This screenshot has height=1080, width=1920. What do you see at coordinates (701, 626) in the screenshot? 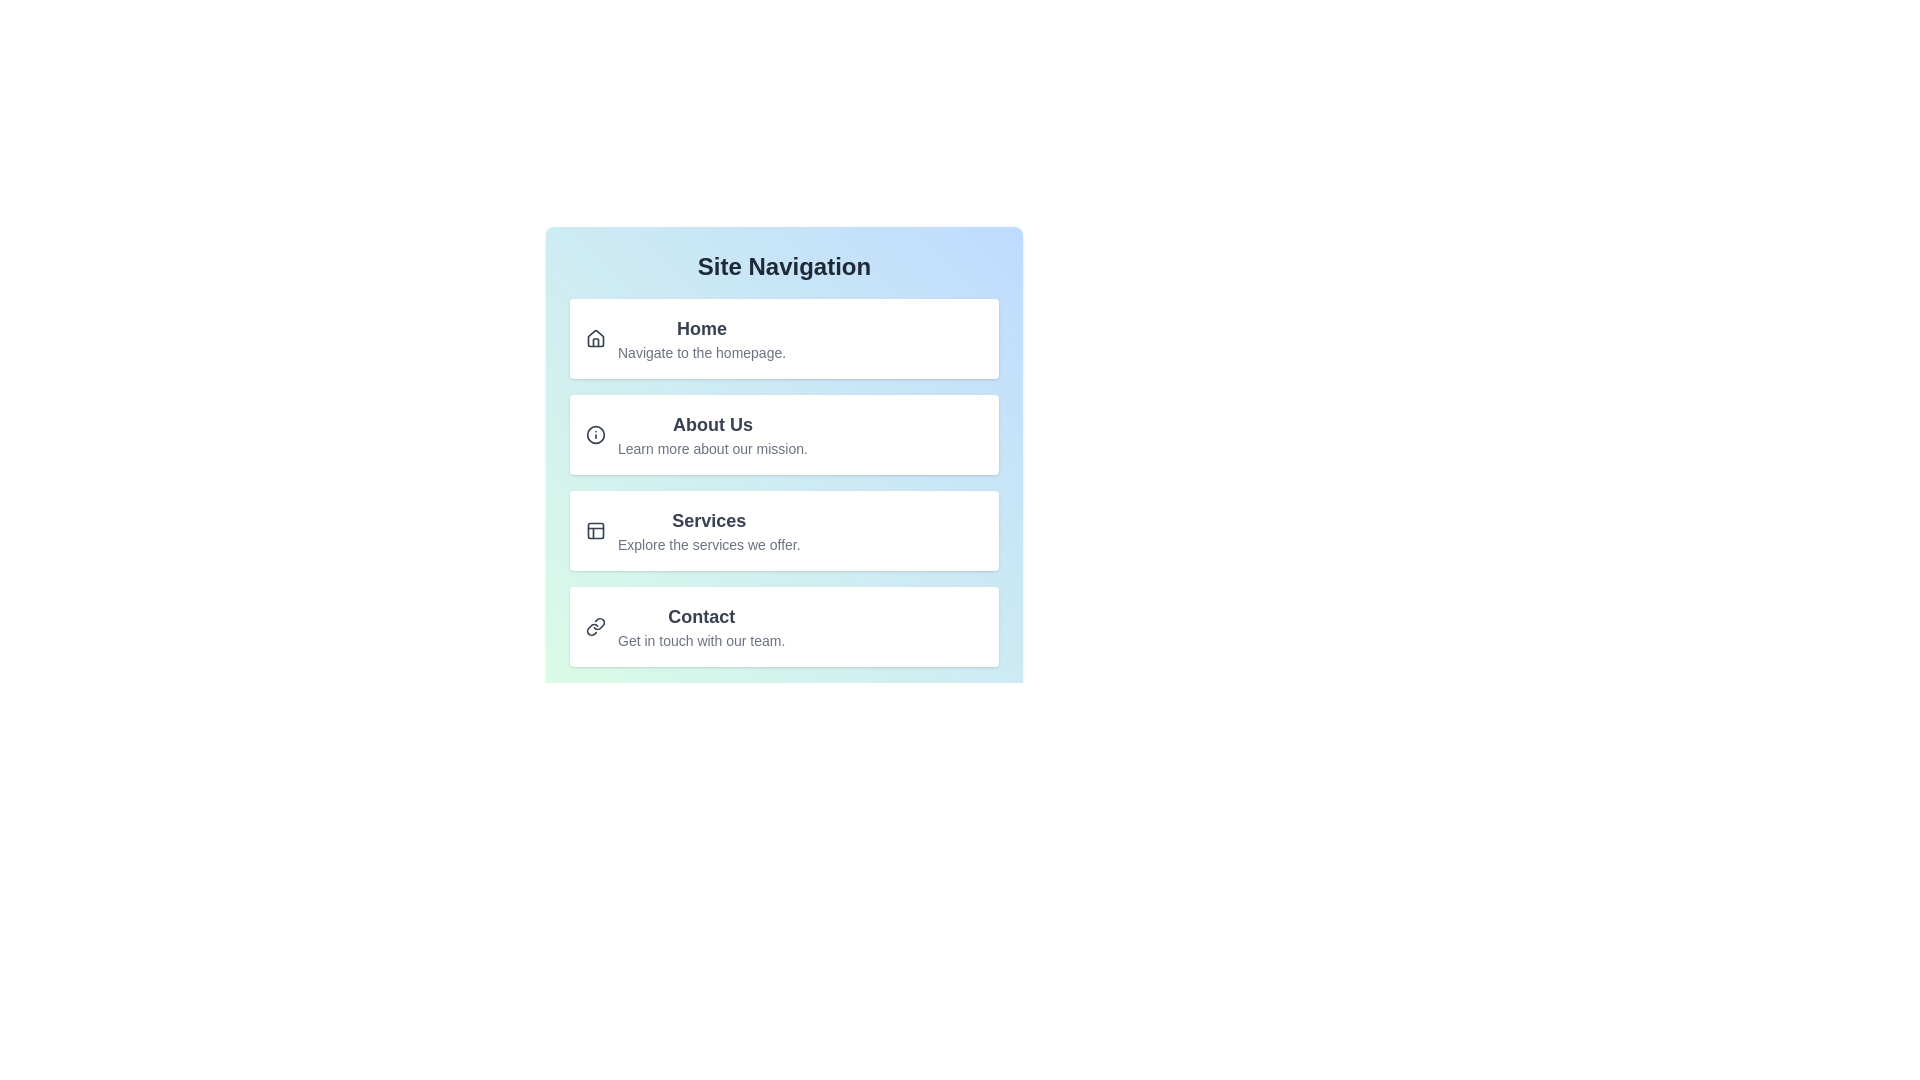
I see `the 'Contact' text block in the vertical navigation menu` at bounding box center [701, 626].